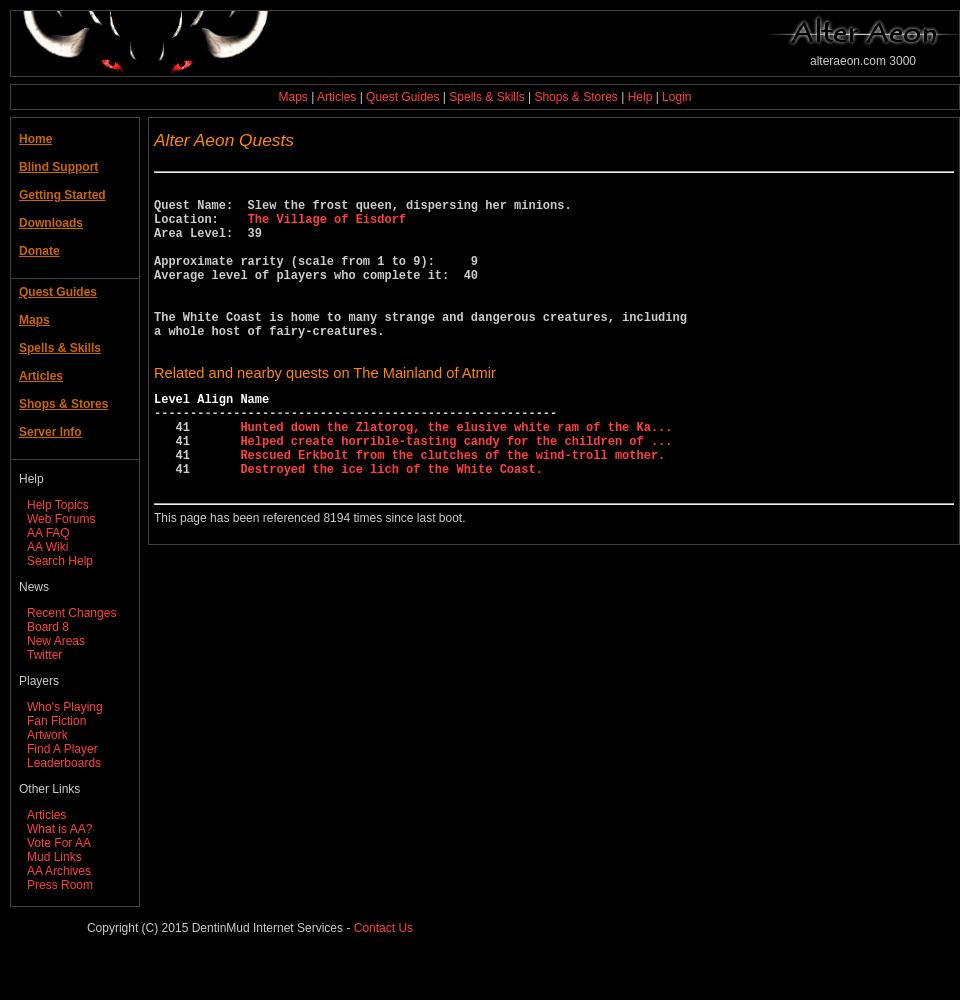 The width and height of the screenshot is (960, 1000). Describe the element at coordinates (152, 211) in the screenshot. I see `'Quest Name:  Slew the frost queen, dispersing her minions.
Location:'` at that location.